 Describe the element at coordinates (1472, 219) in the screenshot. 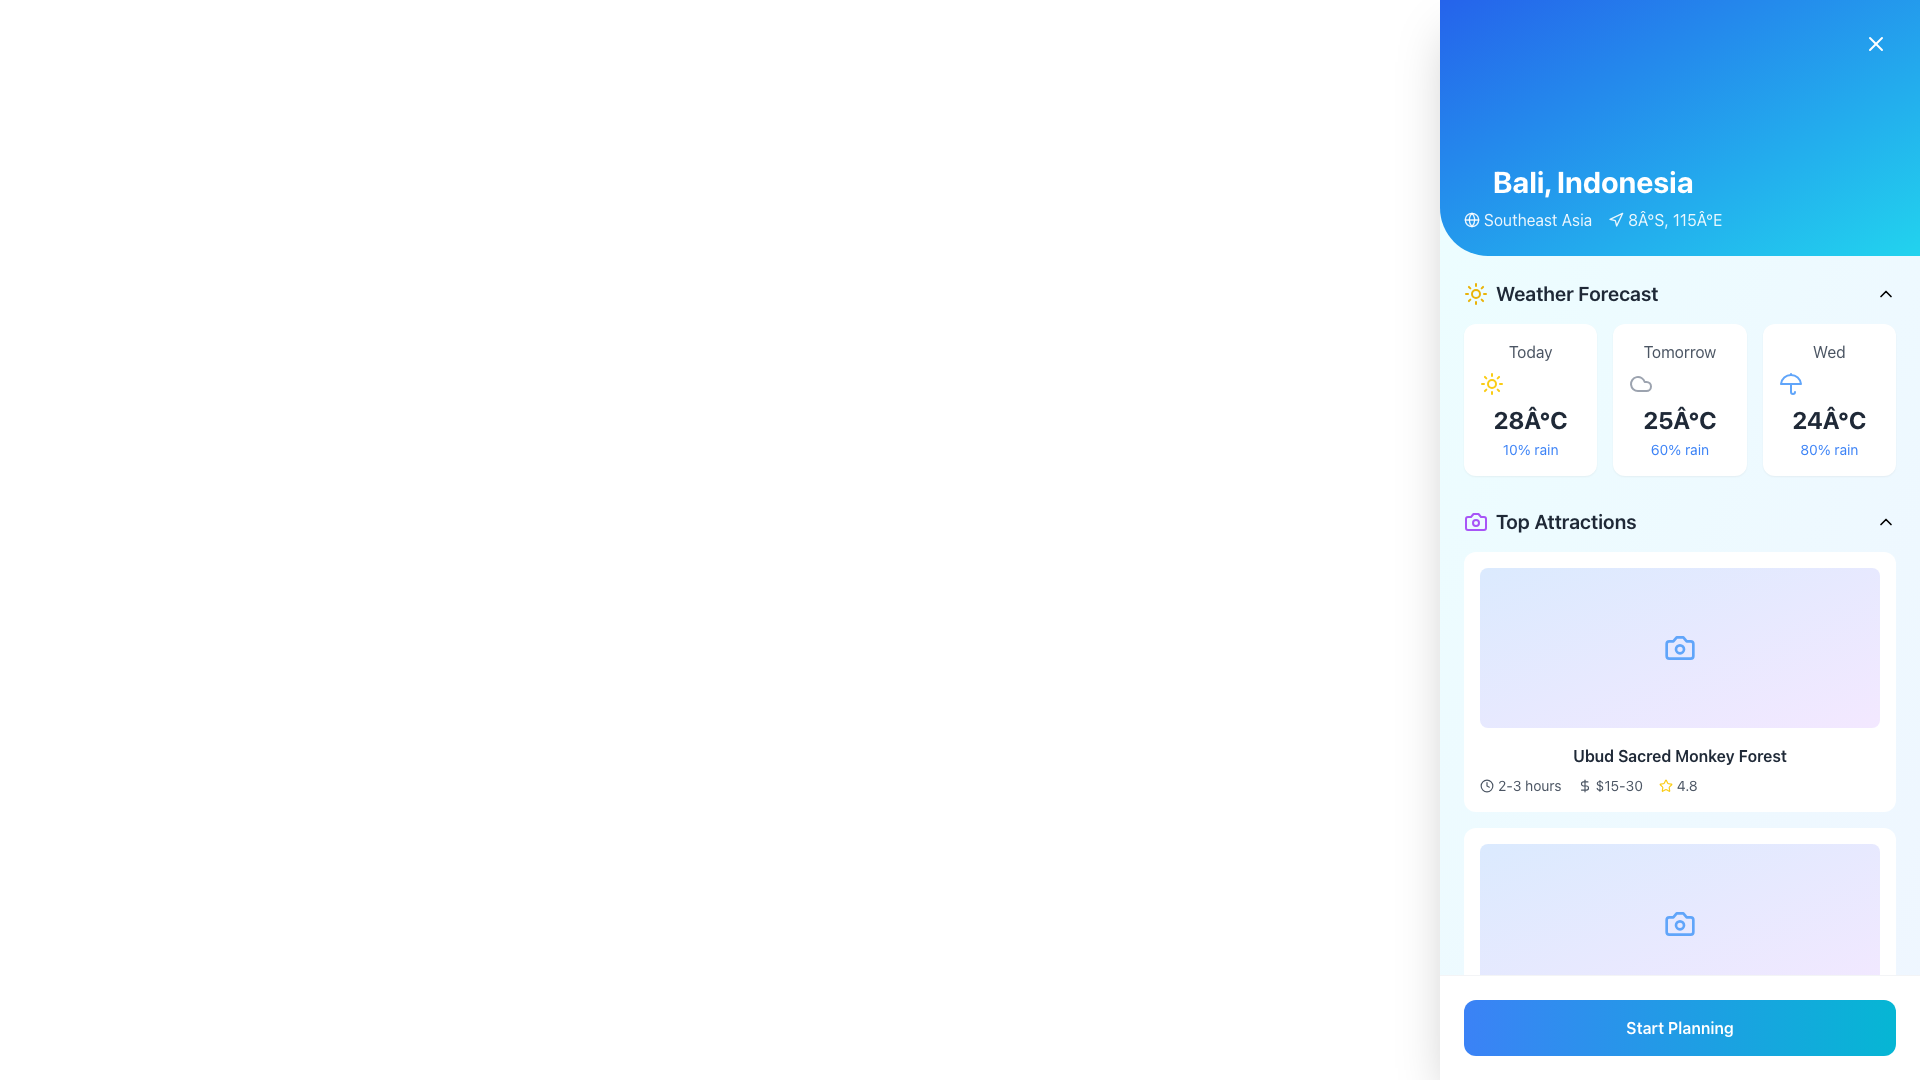

I see `the globe icon indicating geographical information for 'Southeast Asia'` at that location.